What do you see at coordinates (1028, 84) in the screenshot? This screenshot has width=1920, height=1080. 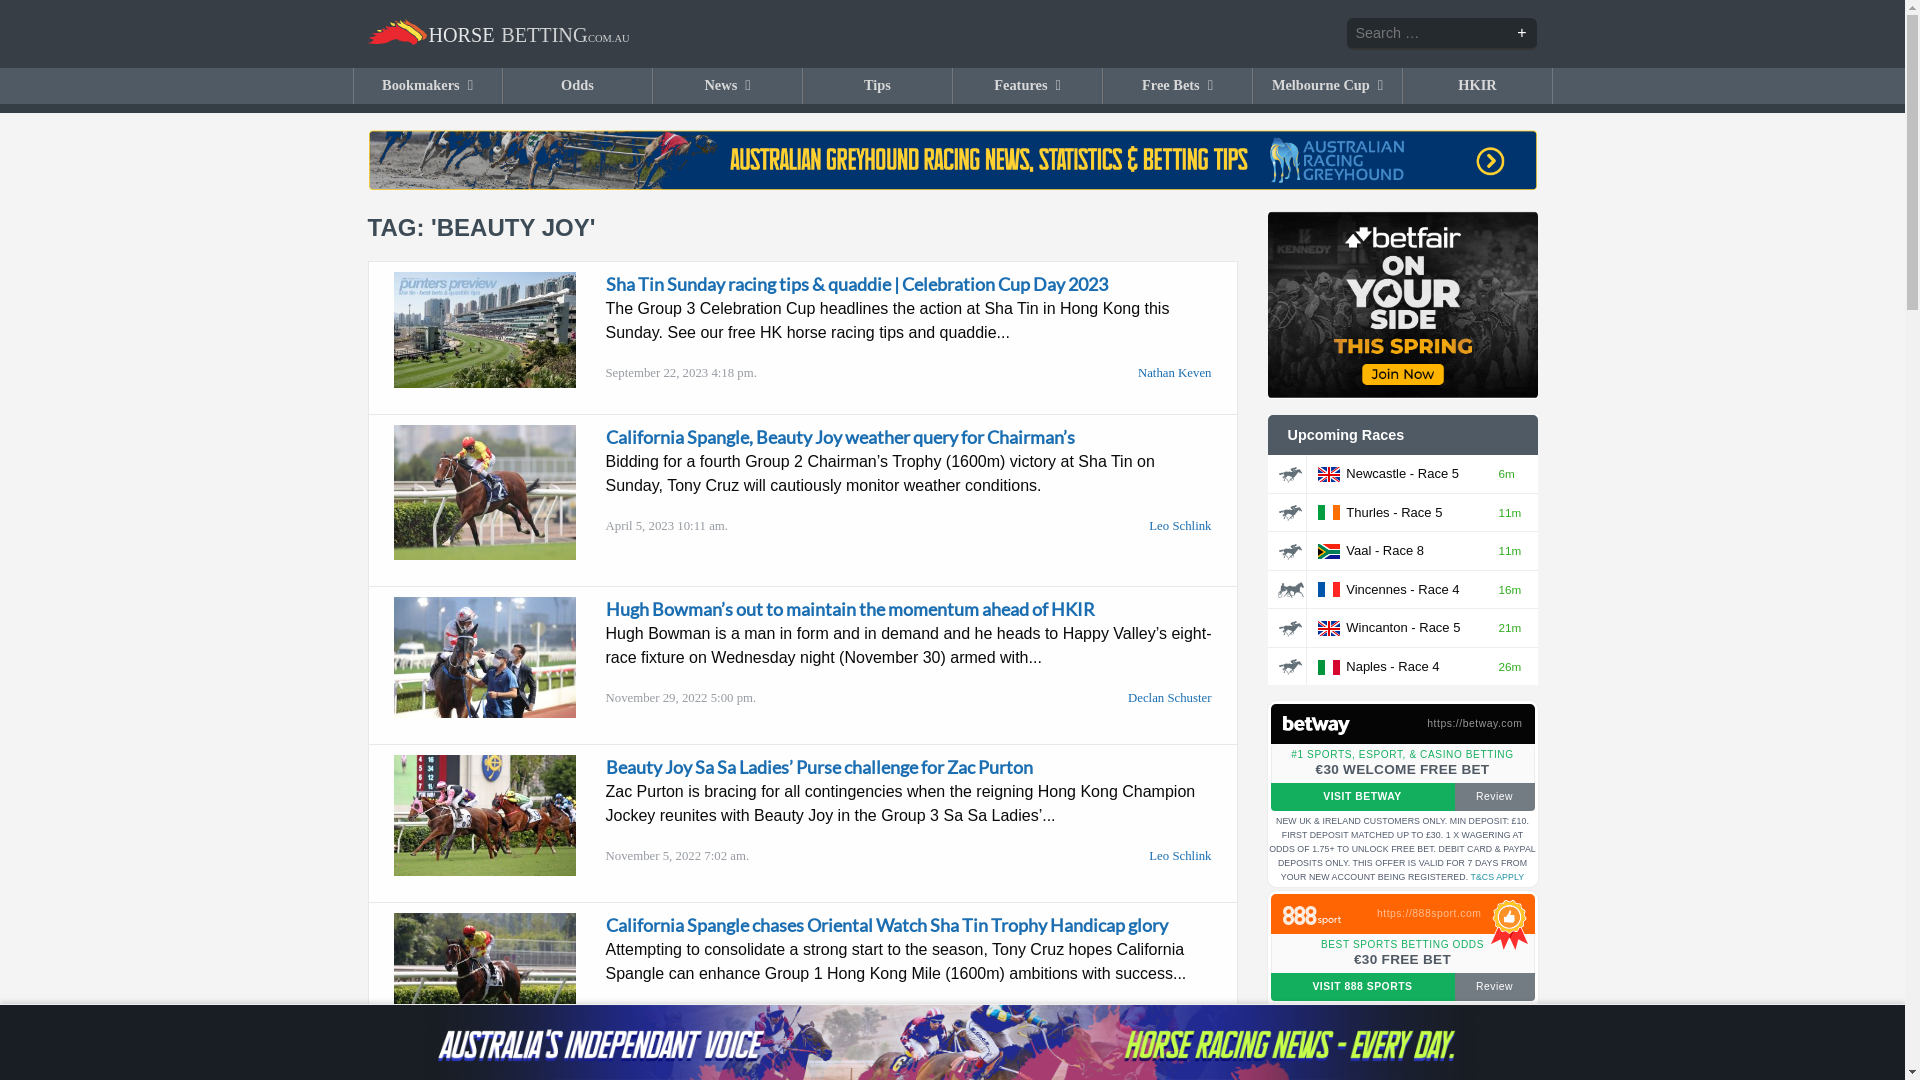 I see `'Features'` at bounding box center [1028, 84].